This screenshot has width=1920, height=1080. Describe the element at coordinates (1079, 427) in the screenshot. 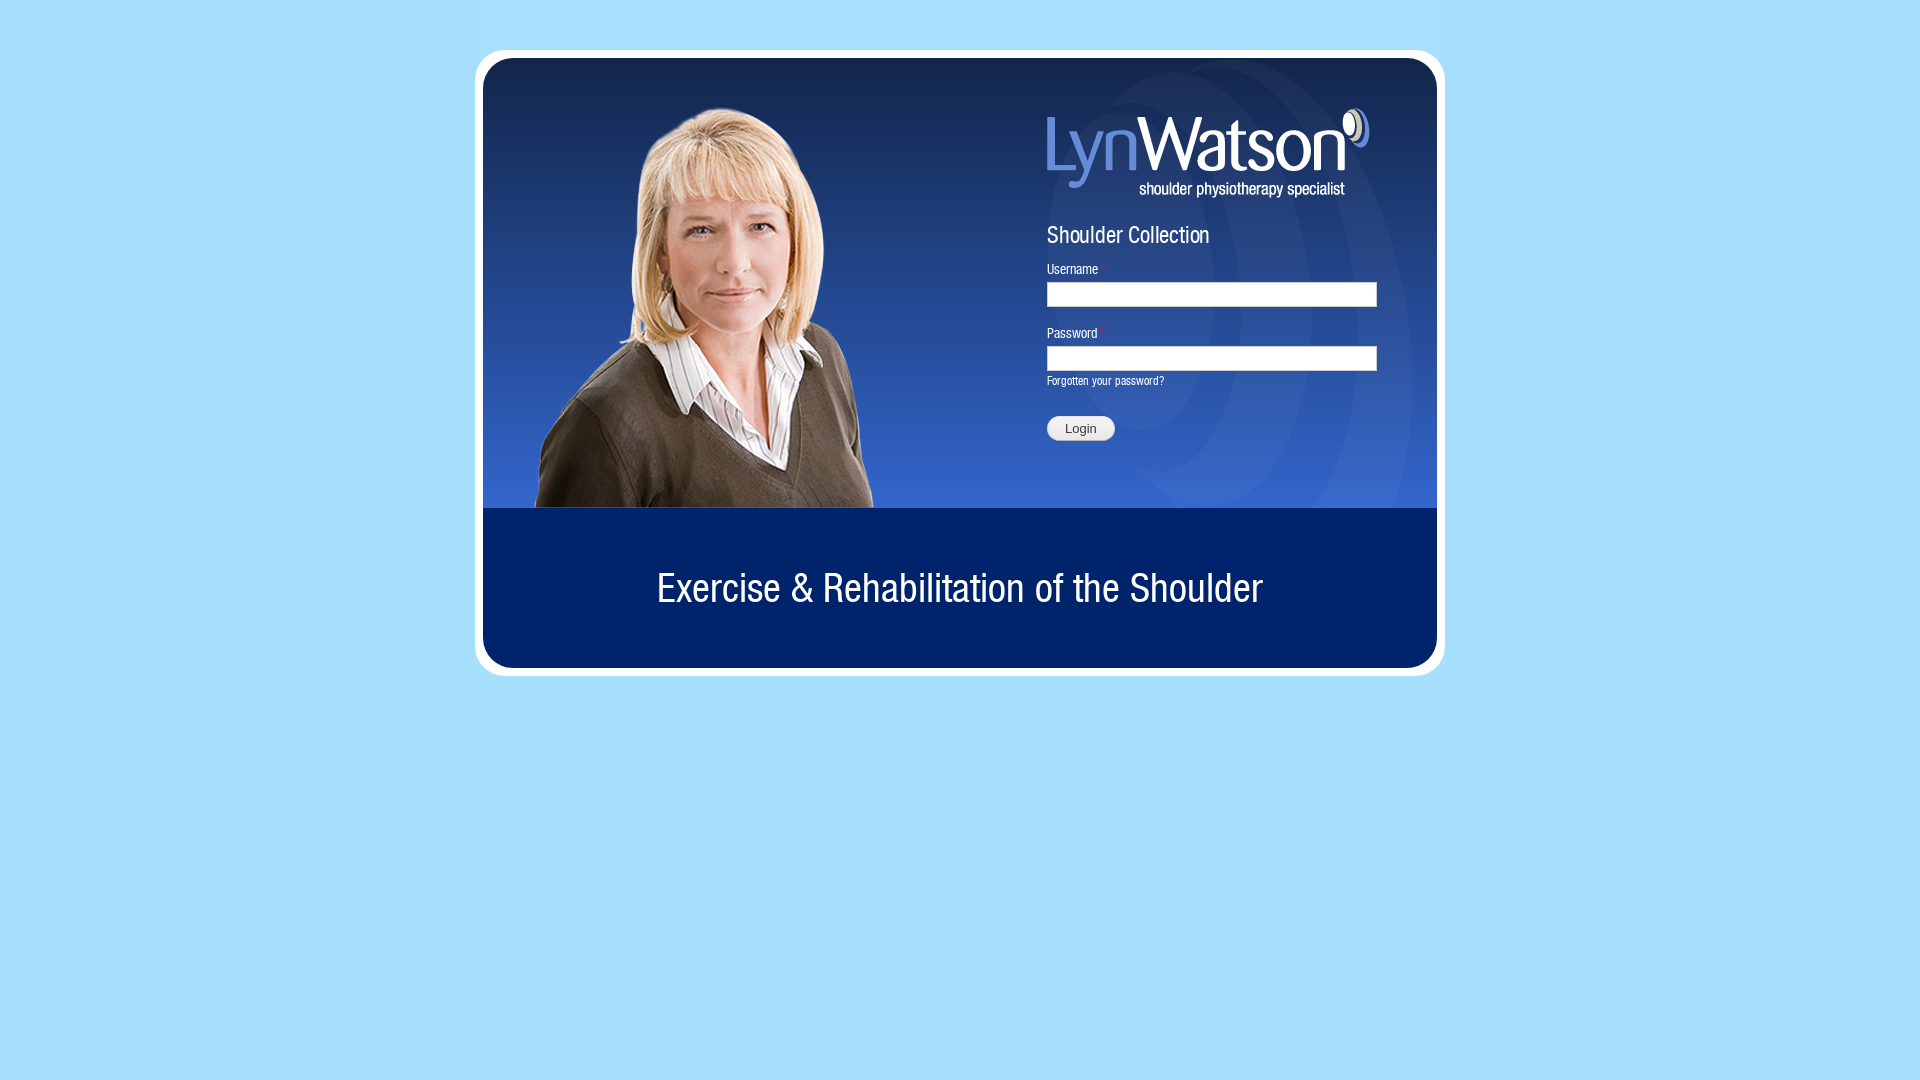

I see `'Login'` at that location.